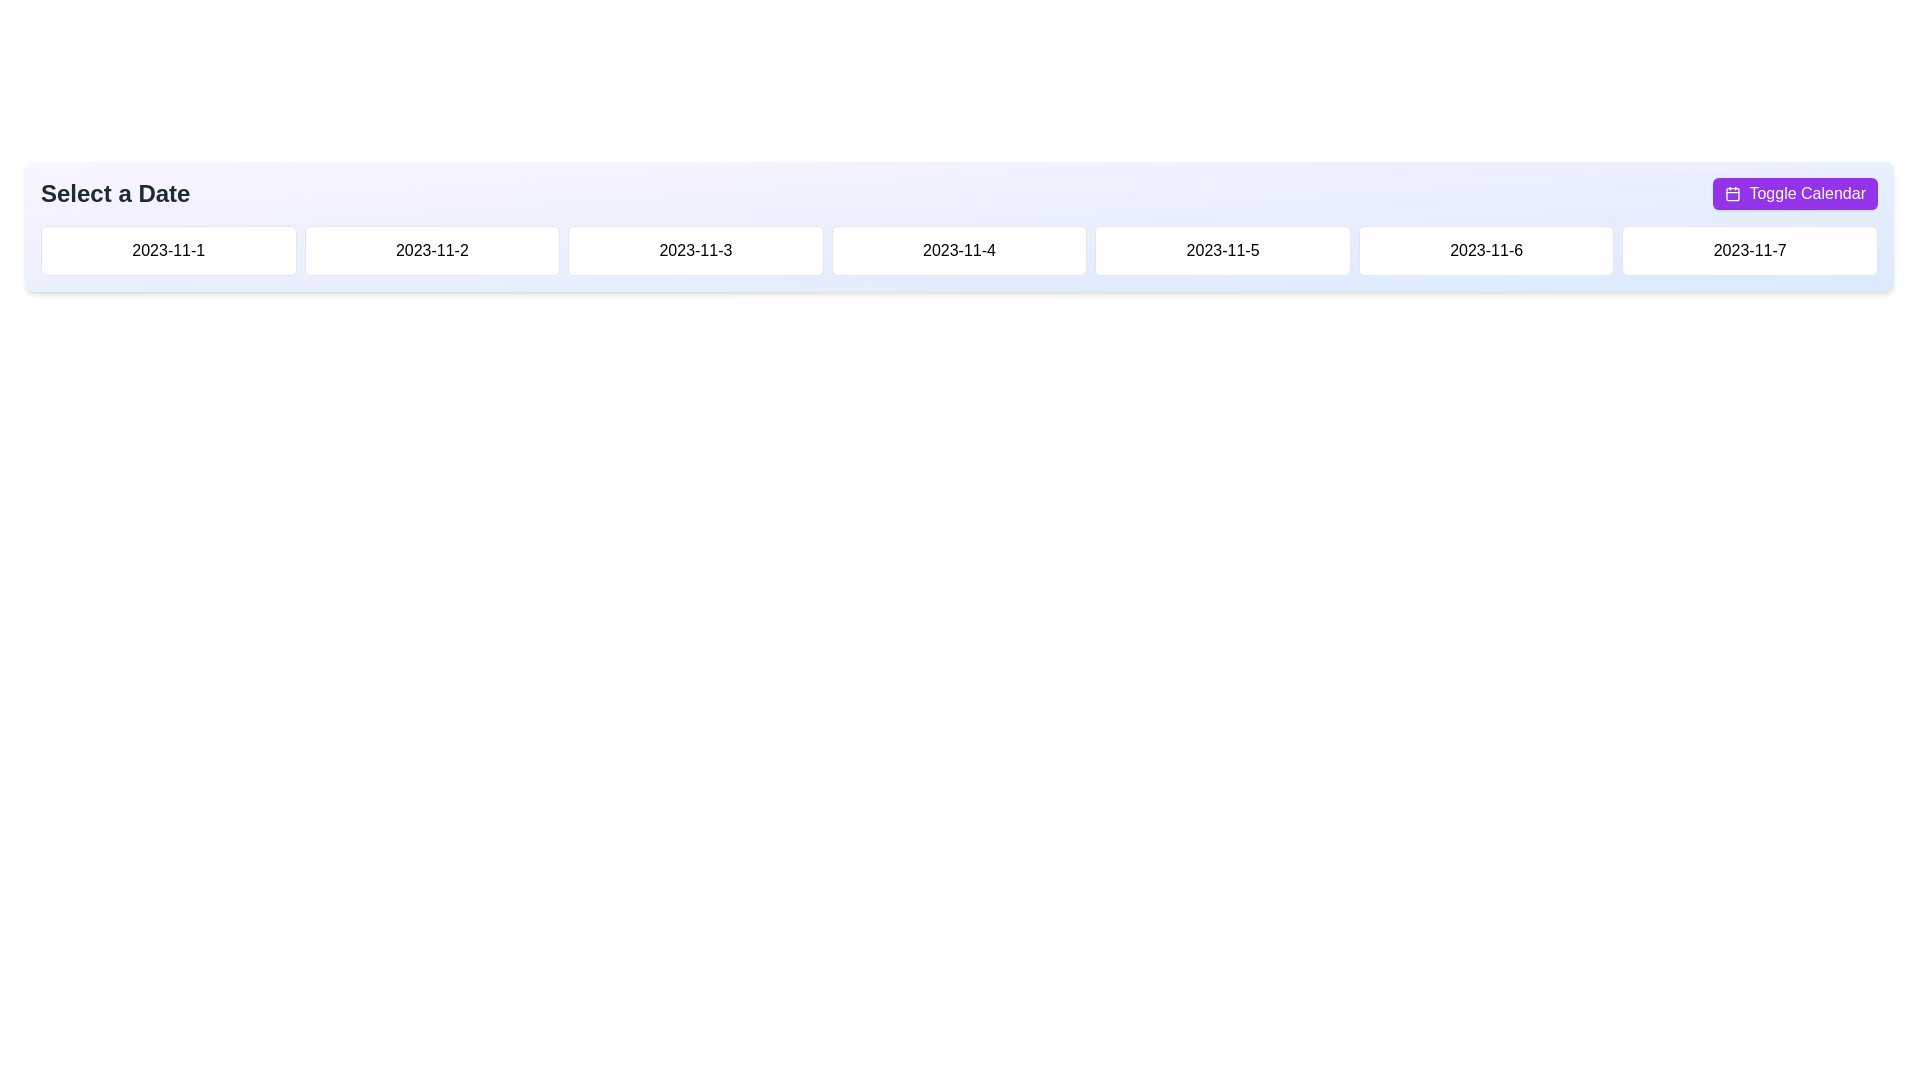  I want to click on the third date selection button, which is positioned between the buttons for '2023-11-2' and '2023-11-4', so click(696, 249).